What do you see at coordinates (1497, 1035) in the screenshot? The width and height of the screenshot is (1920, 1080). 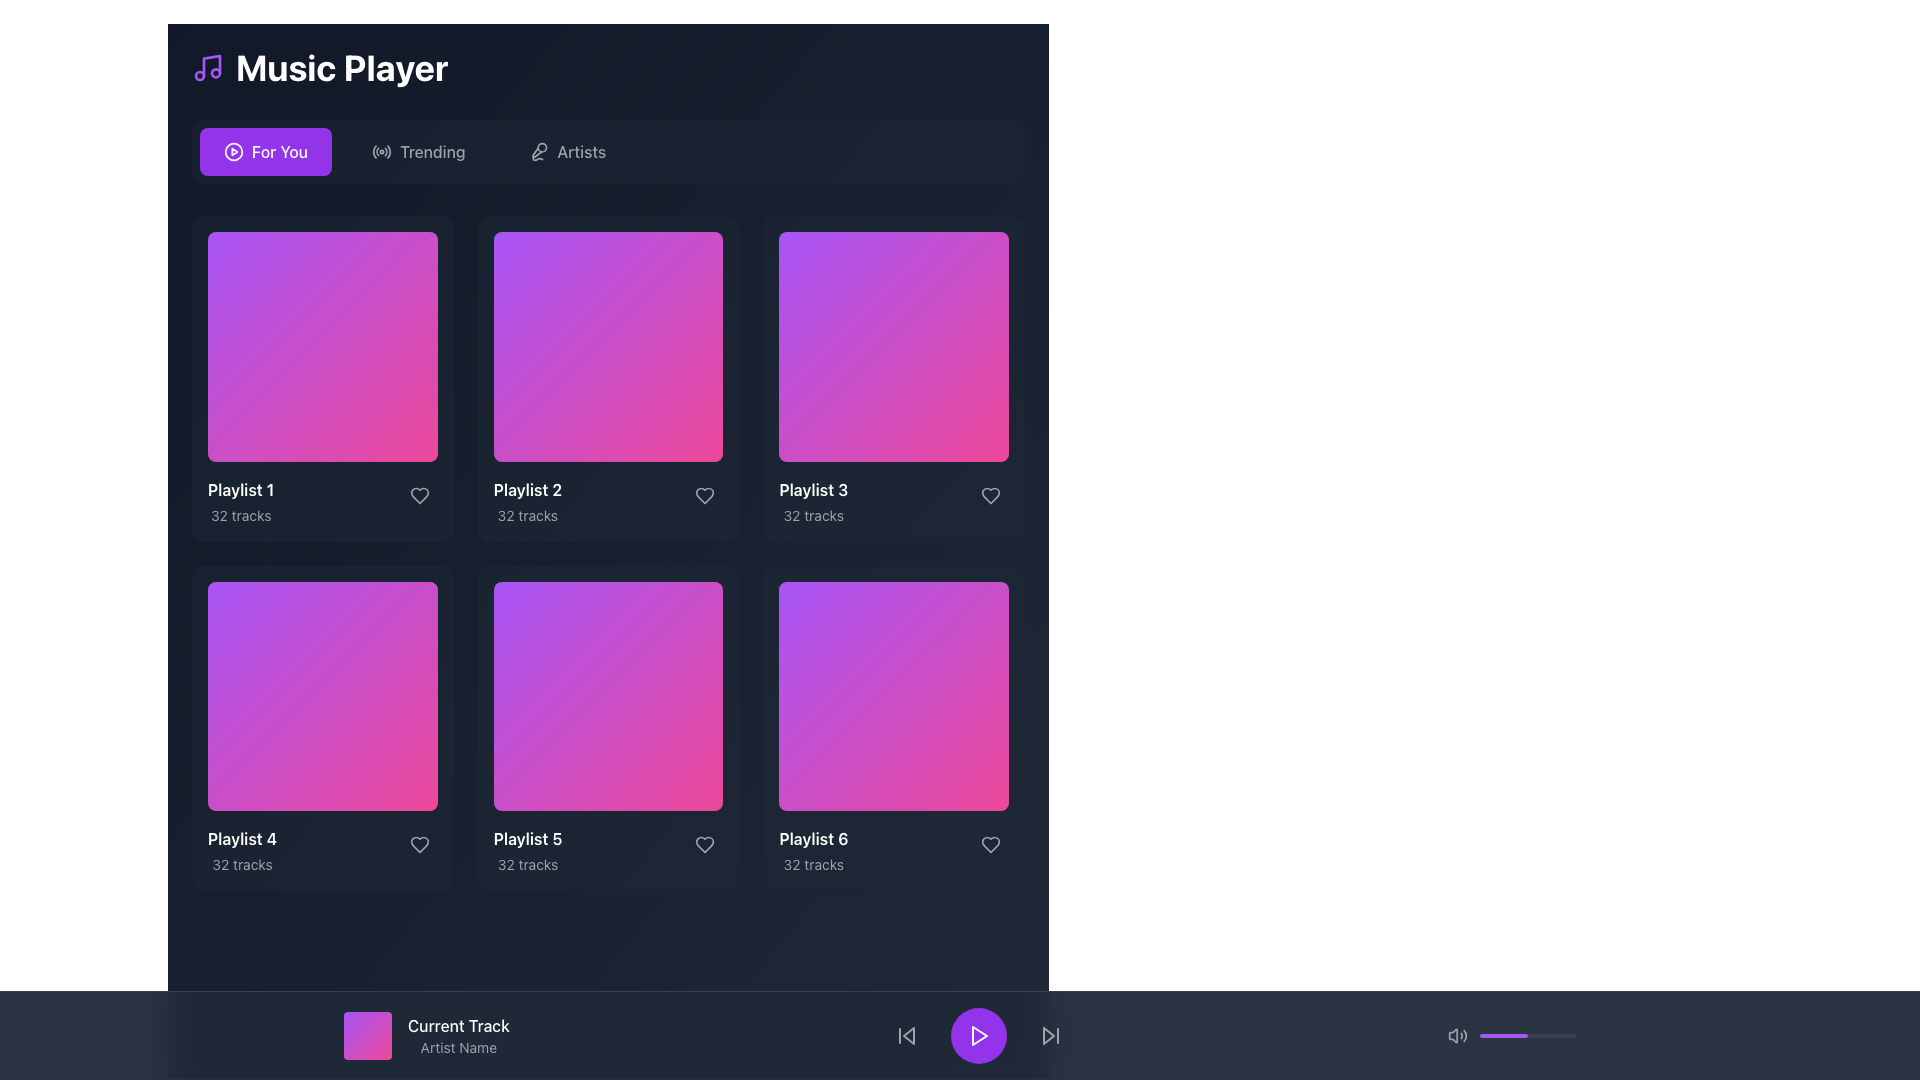 I see `the slider value` at bounding box center [1497, 1035].